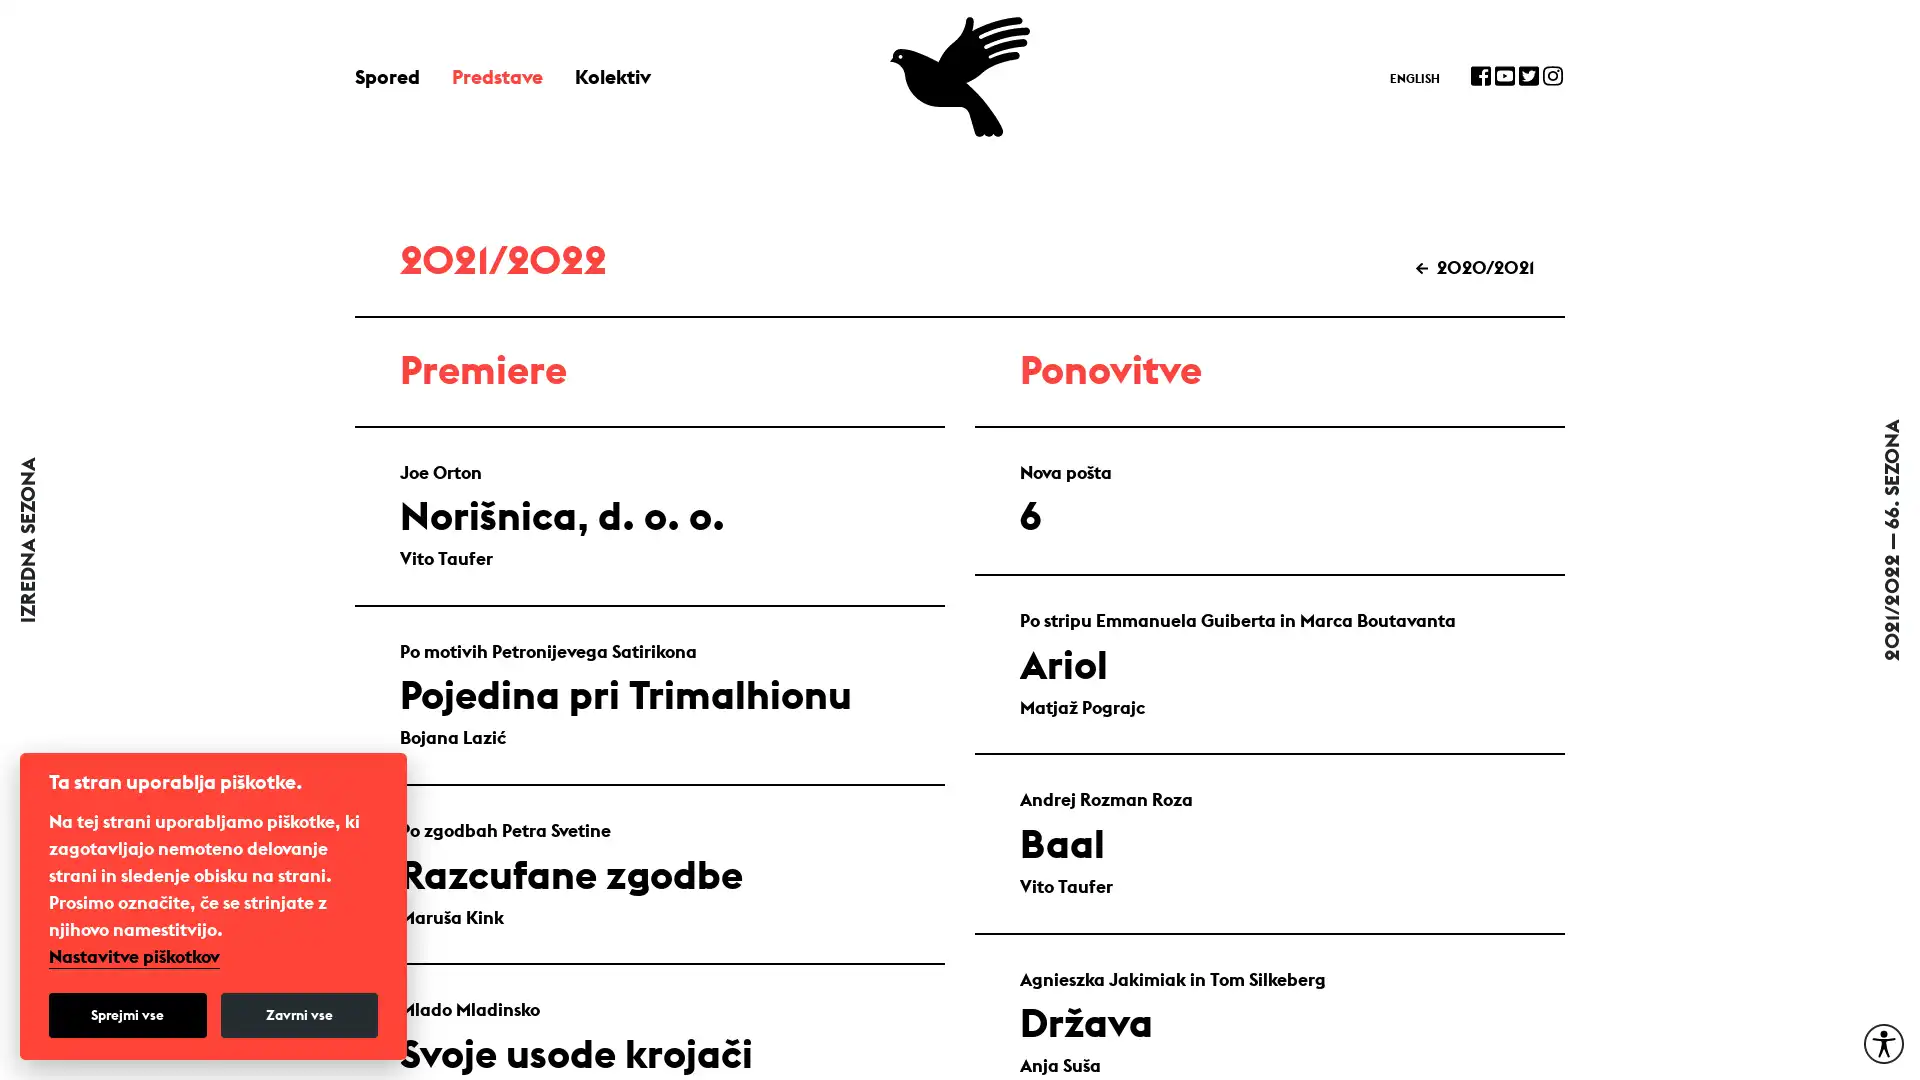  What do you see at coordinates (1882, 1043) in the screenshot?
I see `Moznosti za dostopnost` at bounding box center [1882, 1043].